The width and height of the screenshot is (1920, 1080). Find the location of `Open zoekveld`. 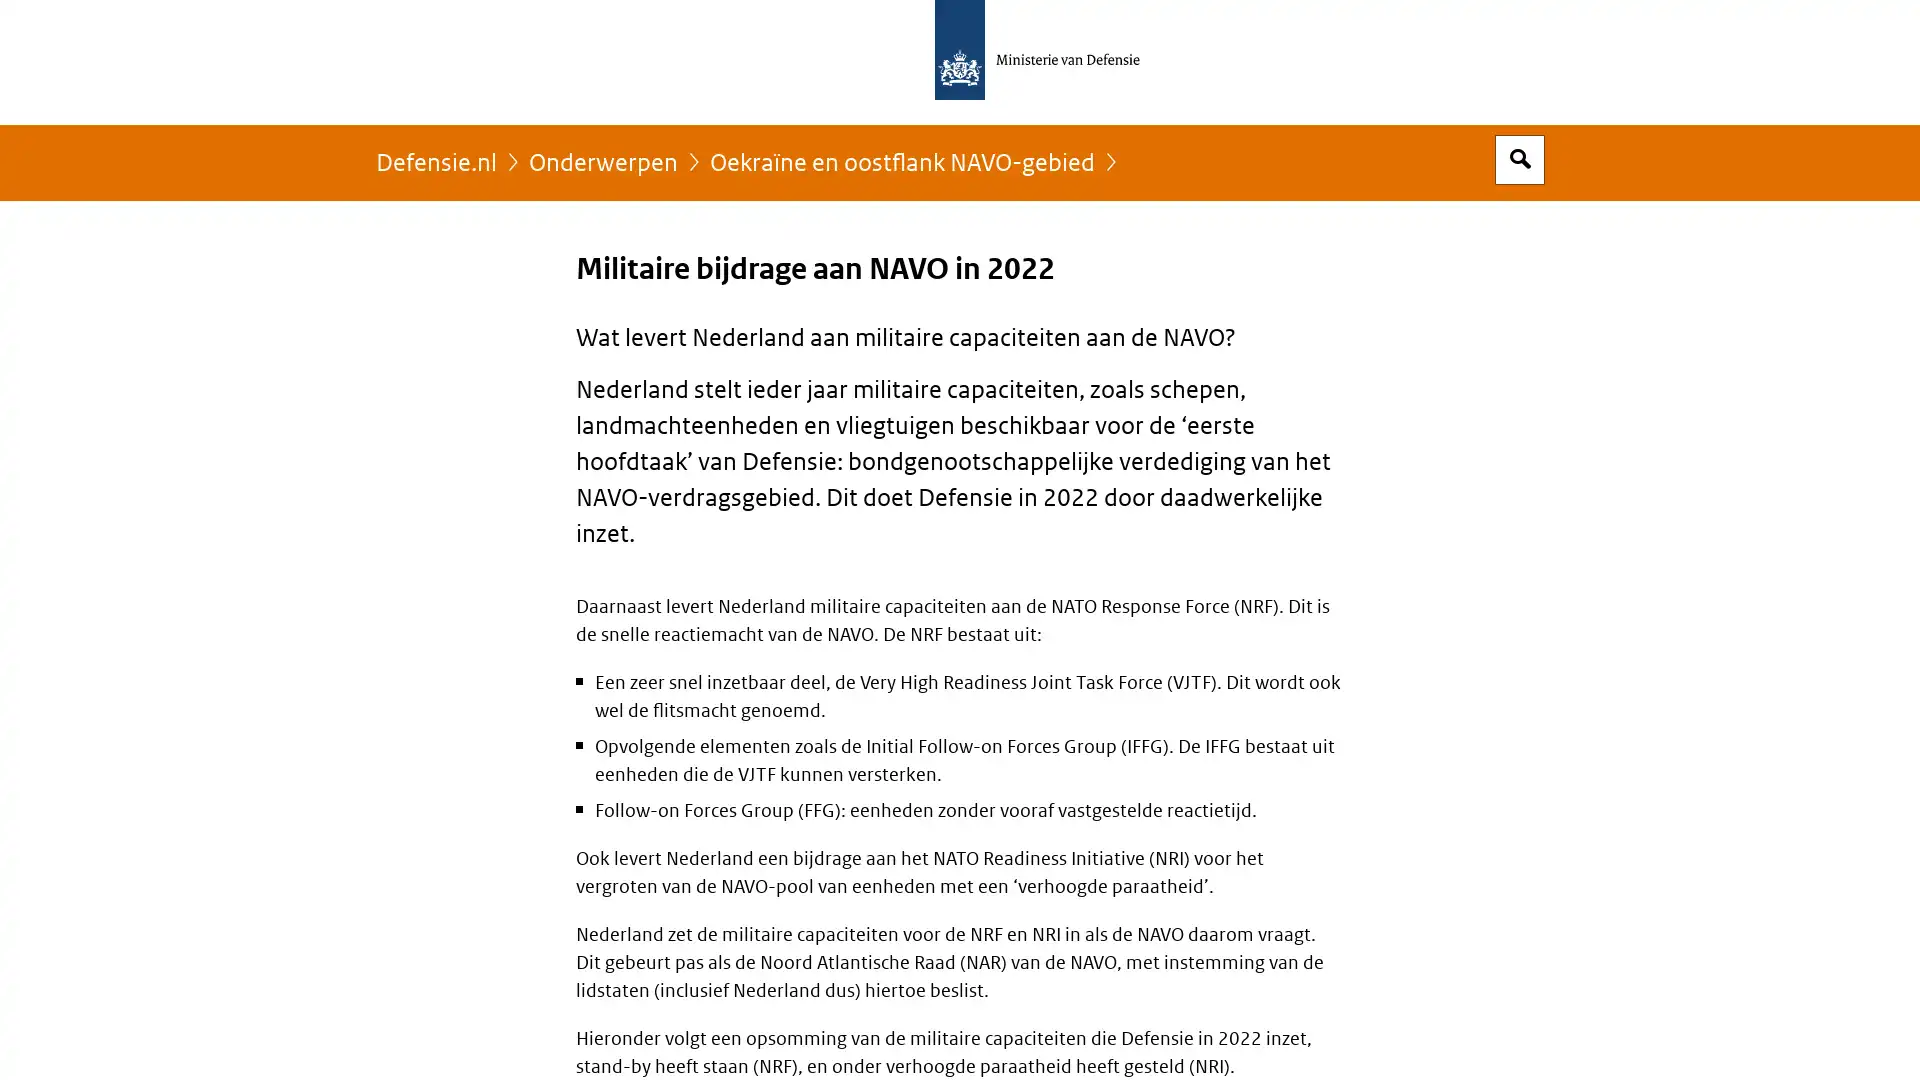

Open zoekveld is located at coordinates (1520, 158).